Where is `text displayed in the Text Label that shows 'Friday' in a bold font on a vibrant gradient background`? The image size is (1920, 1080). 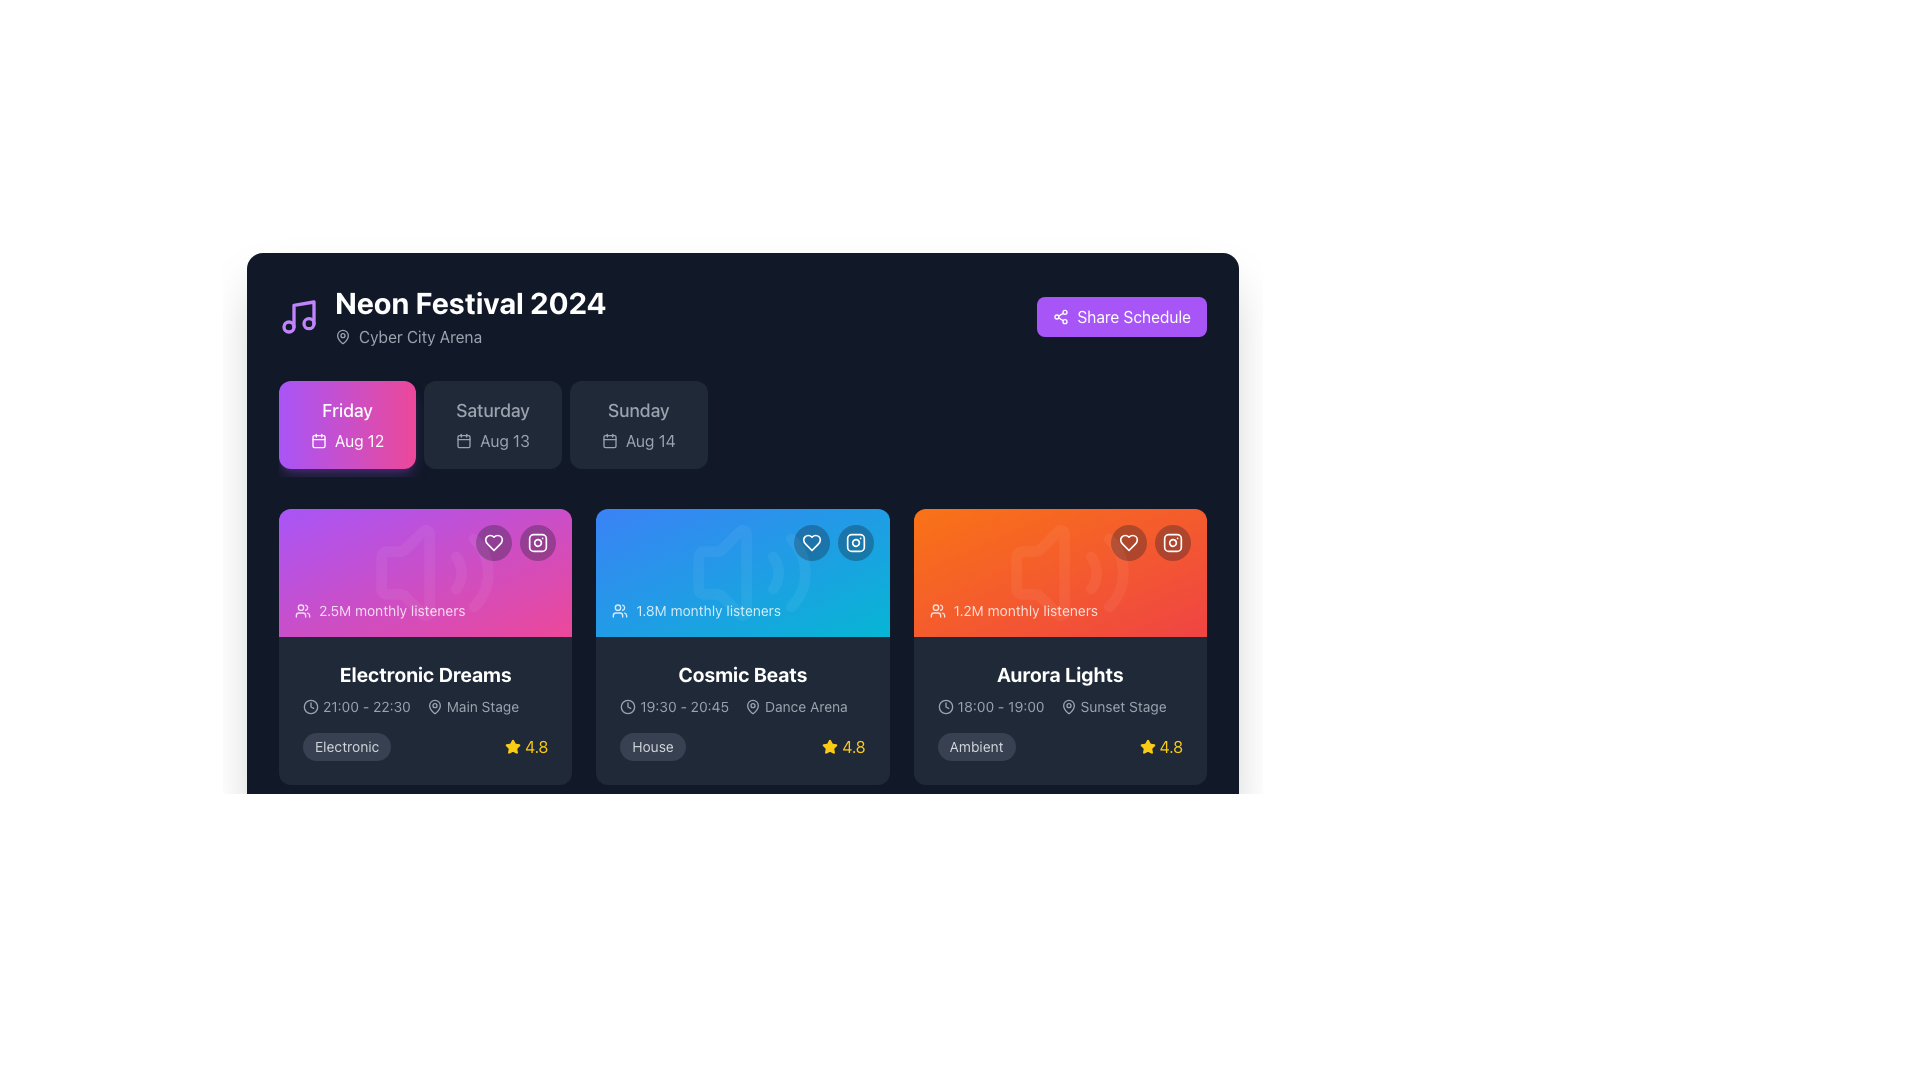
text displayed in the Text Label that shows 'Friday' in a bold font on a vibrant gradient background is located at coordinates (347, 410).